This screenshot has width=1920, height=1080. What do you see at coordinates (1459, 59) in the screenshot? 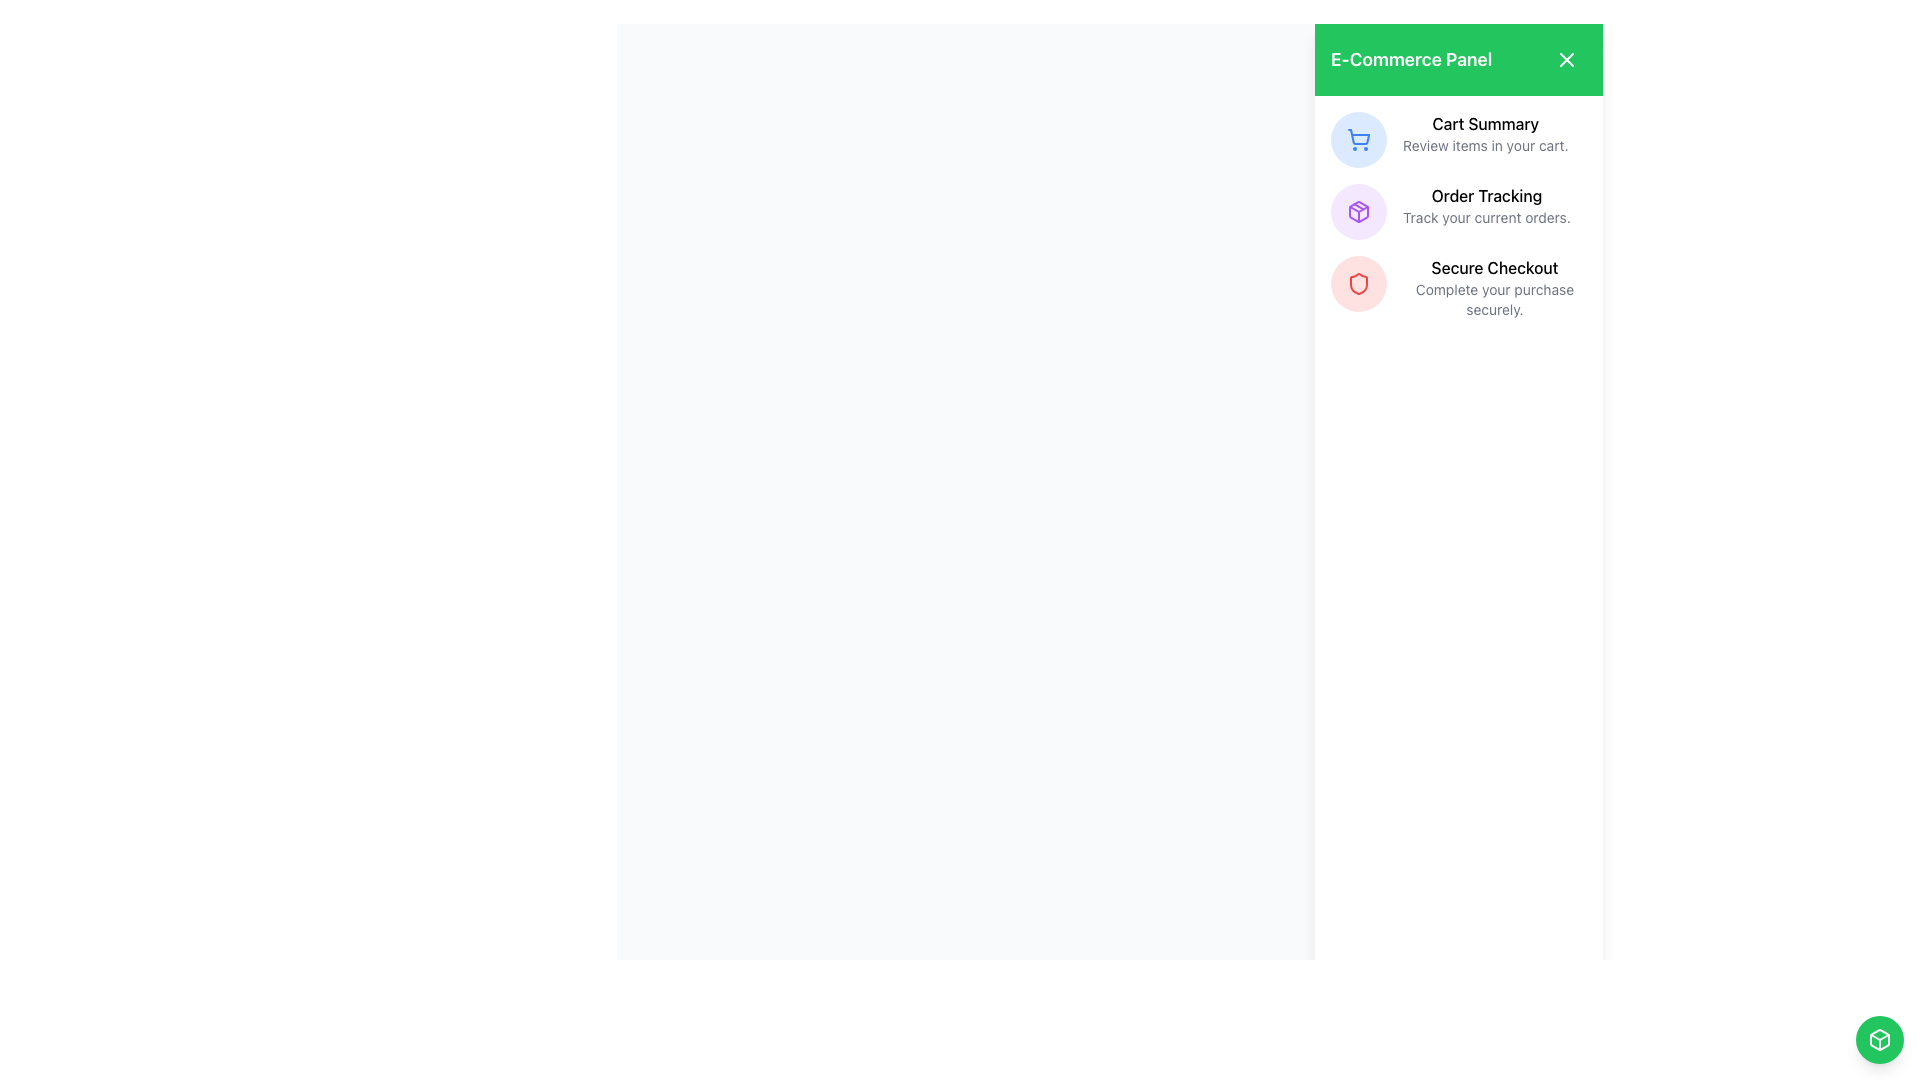
I see `the 'E-Commerce Panel' header in the sidebar` at bounding box center [1459, 59].